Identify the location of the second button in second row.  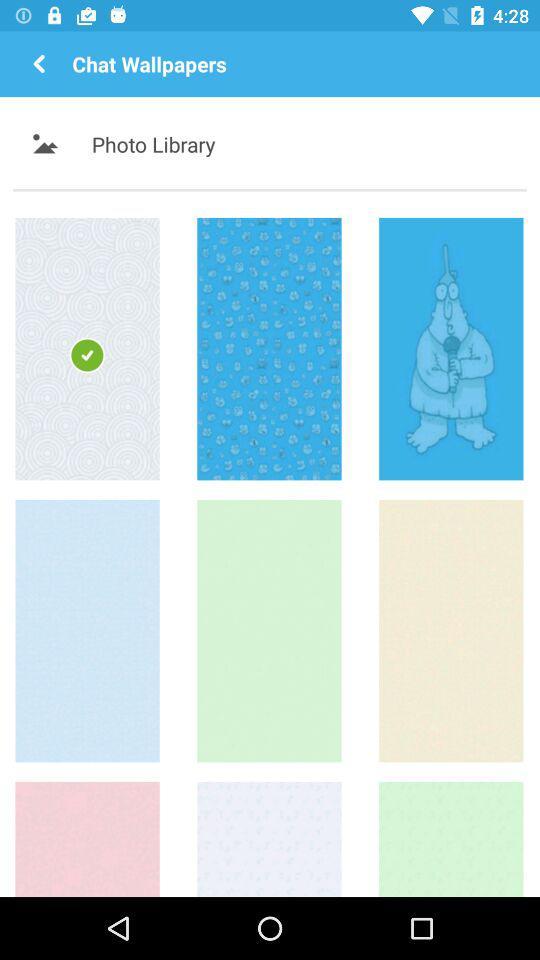
(269, 630).